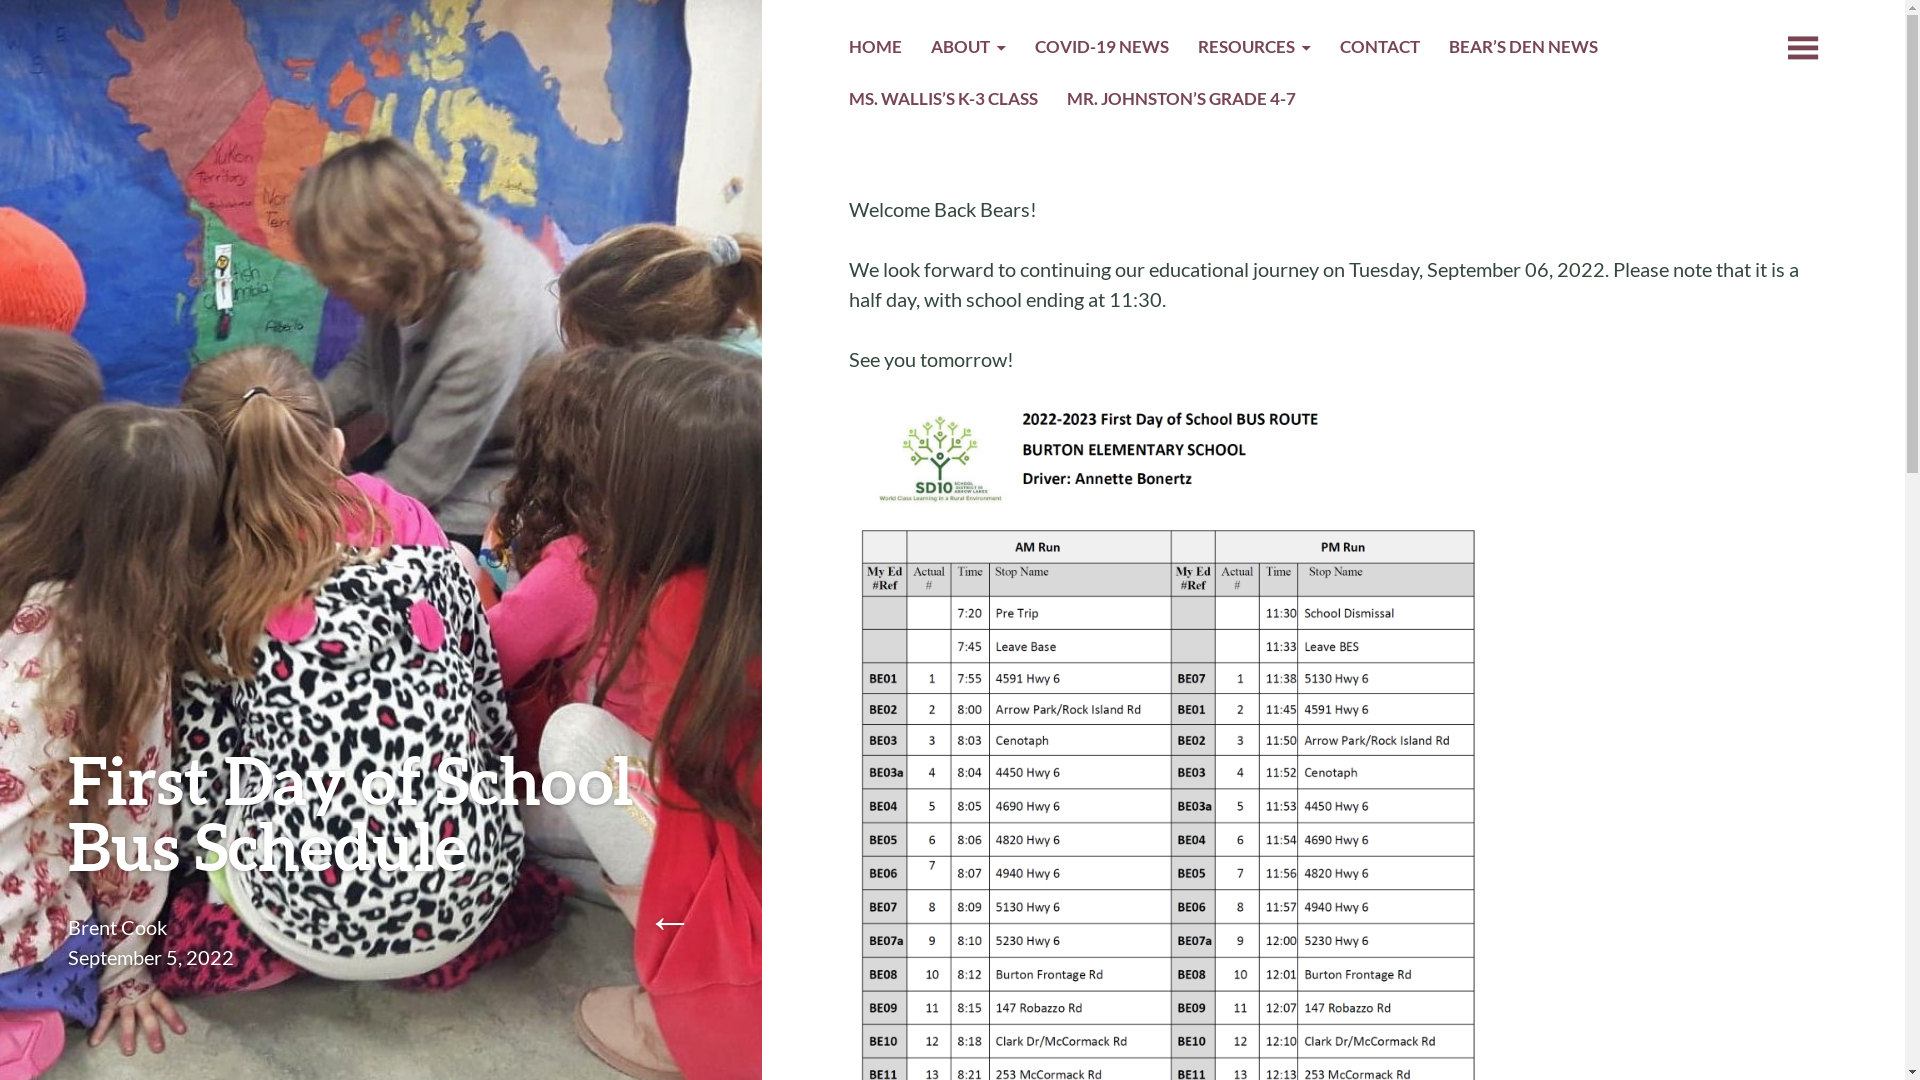 This screenshot has height=1080, width=1920. Describe the element at coordinates (1253, 49) in the screenshot. I see `'RESOURCES'` at that location.